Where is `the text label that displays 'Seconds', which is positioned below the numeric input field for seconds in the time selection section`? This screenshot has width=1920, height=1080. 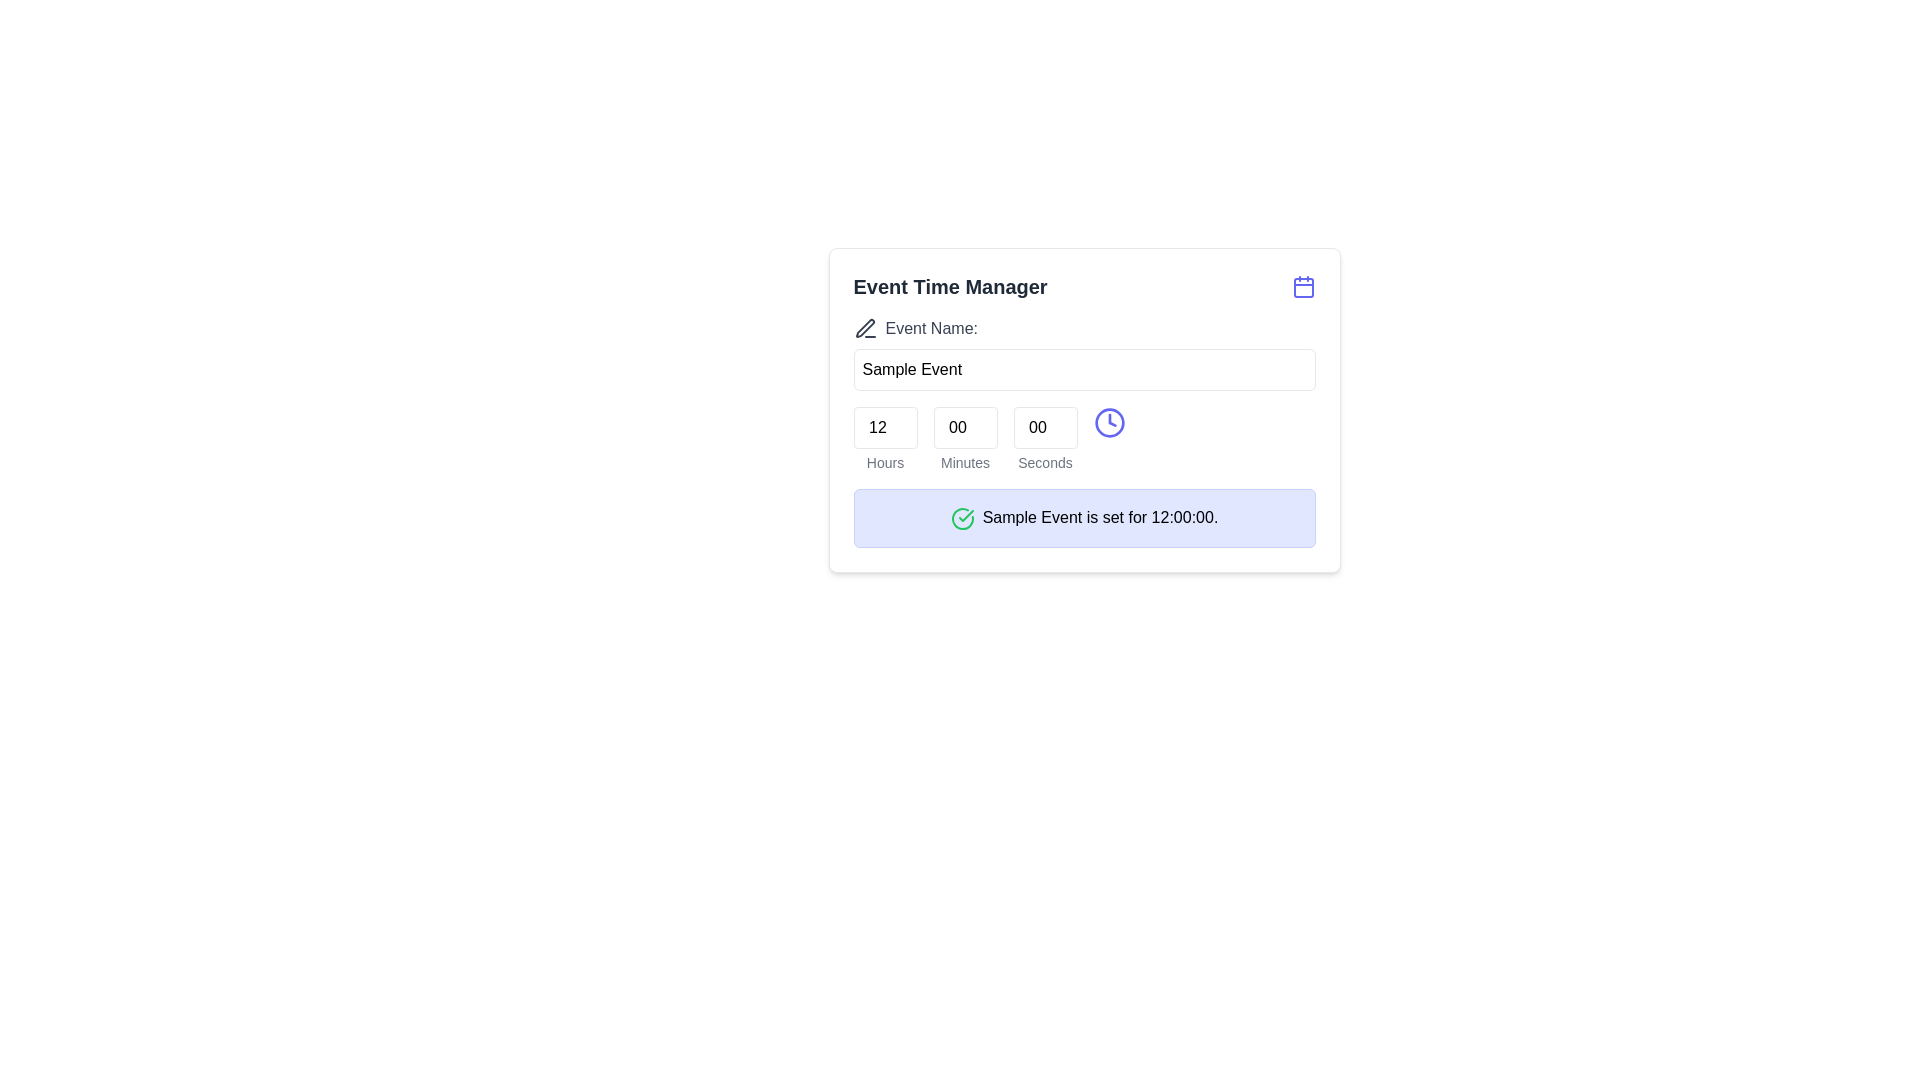 the text label that displays 'Seconds', which is positioned below the numeric input field for seconds in the time selection section is located at coordinates (1044, 462).